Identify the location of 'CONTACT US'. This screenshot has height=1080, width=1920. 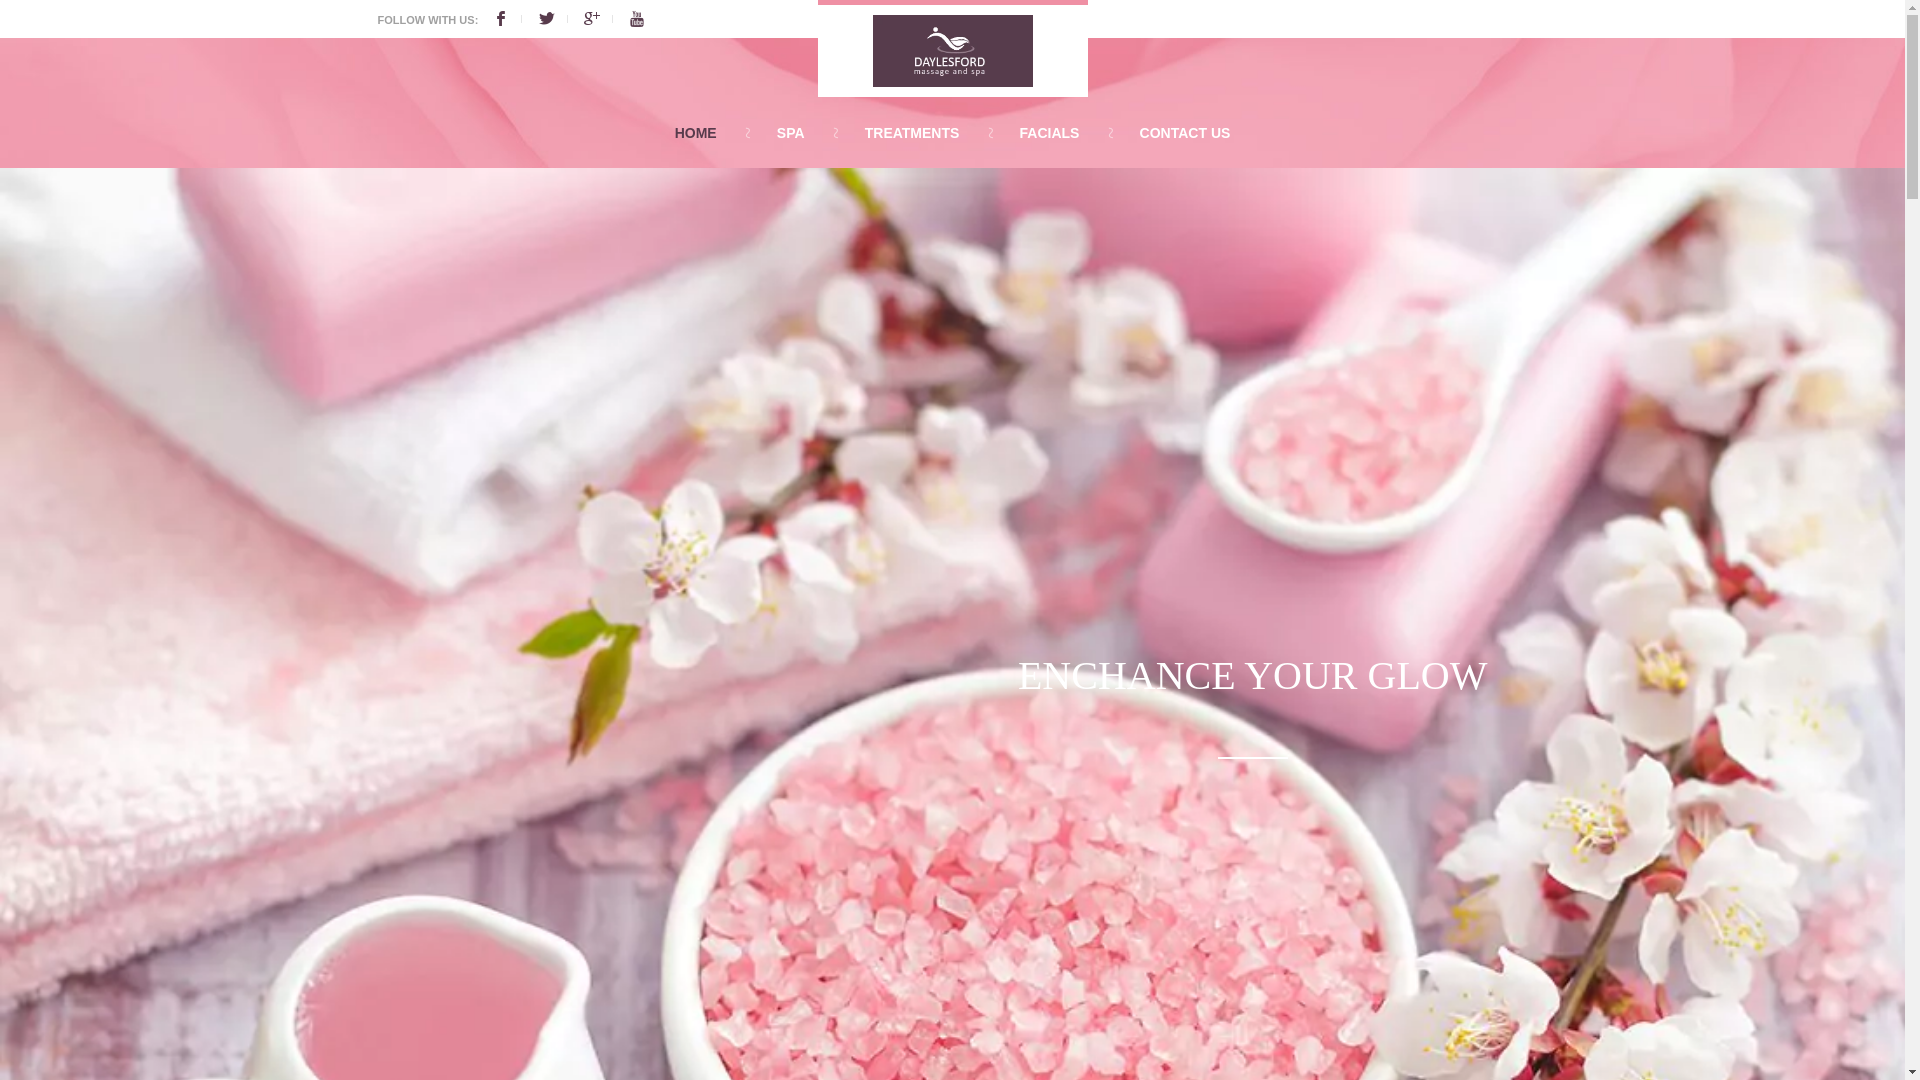
(1185, 132).